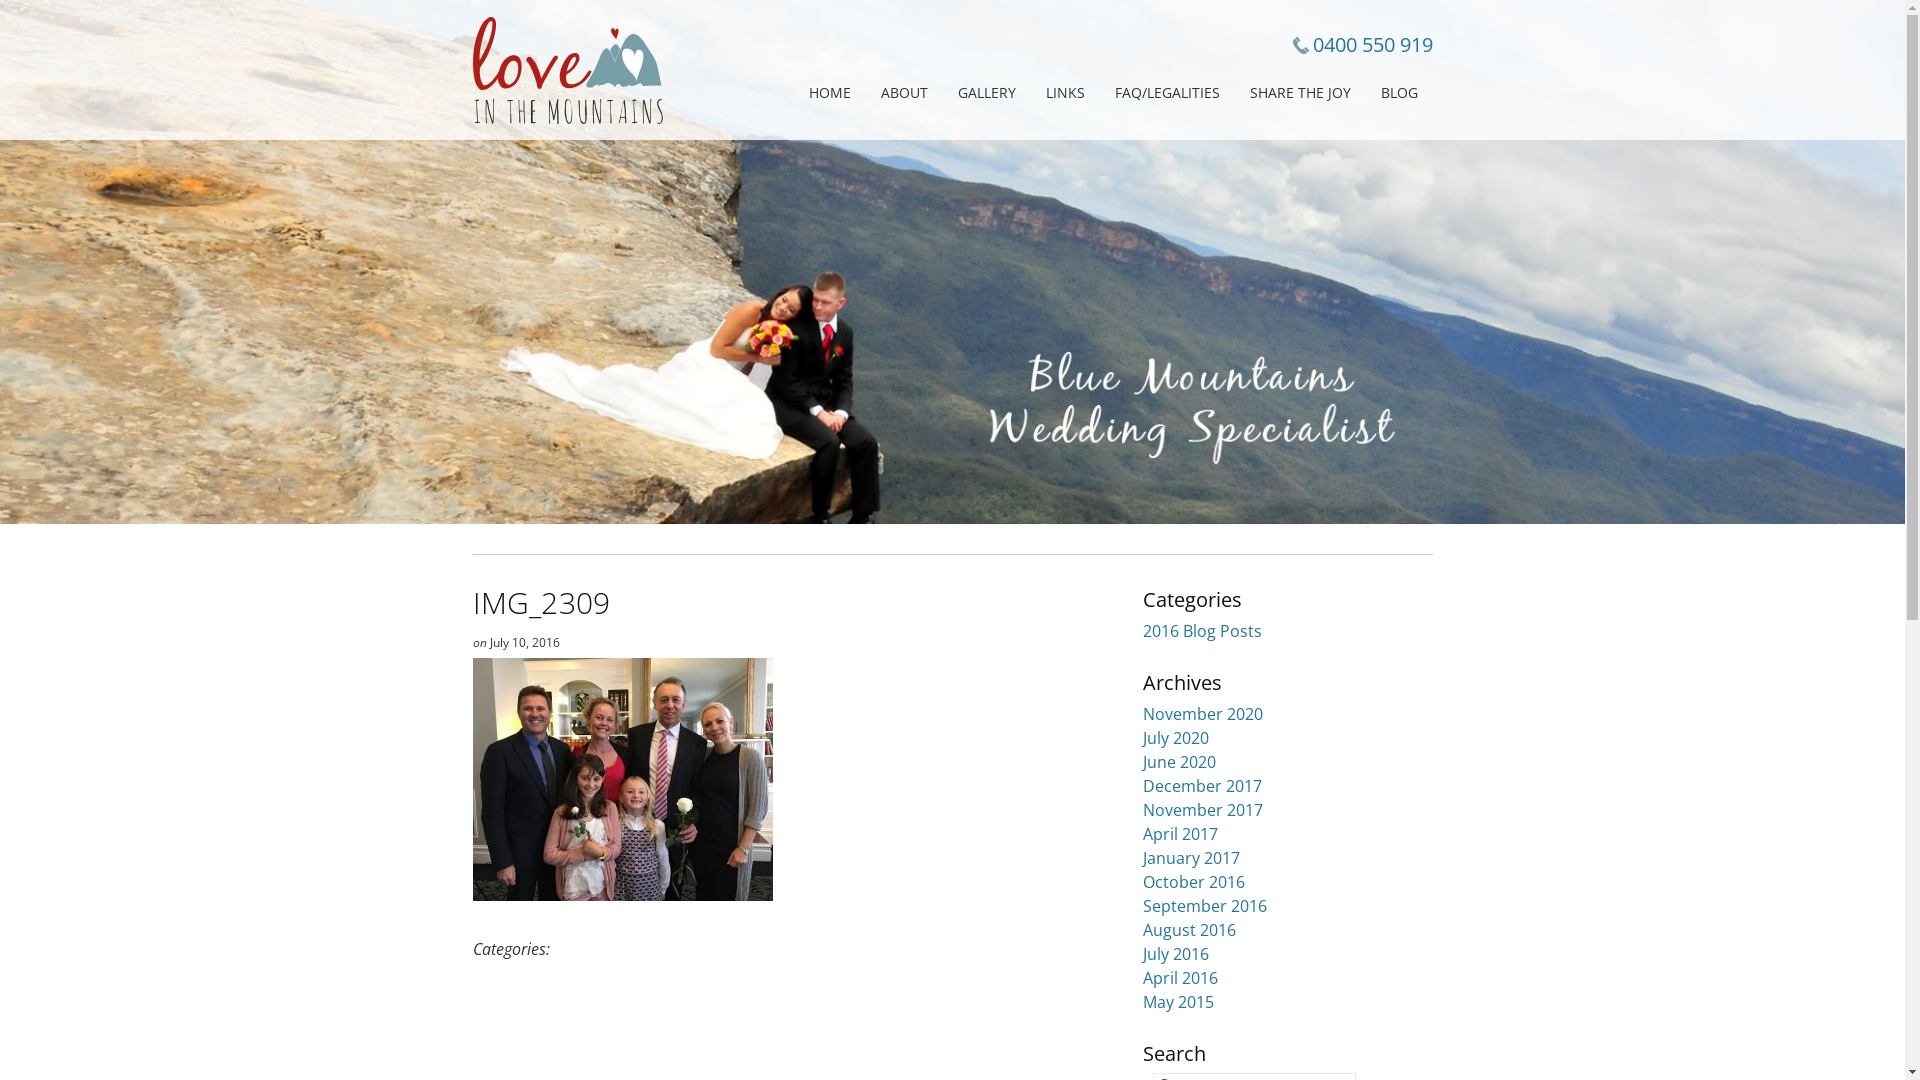  I want to click on 'FAQ/LEGALITIES', so click(1098, 92).